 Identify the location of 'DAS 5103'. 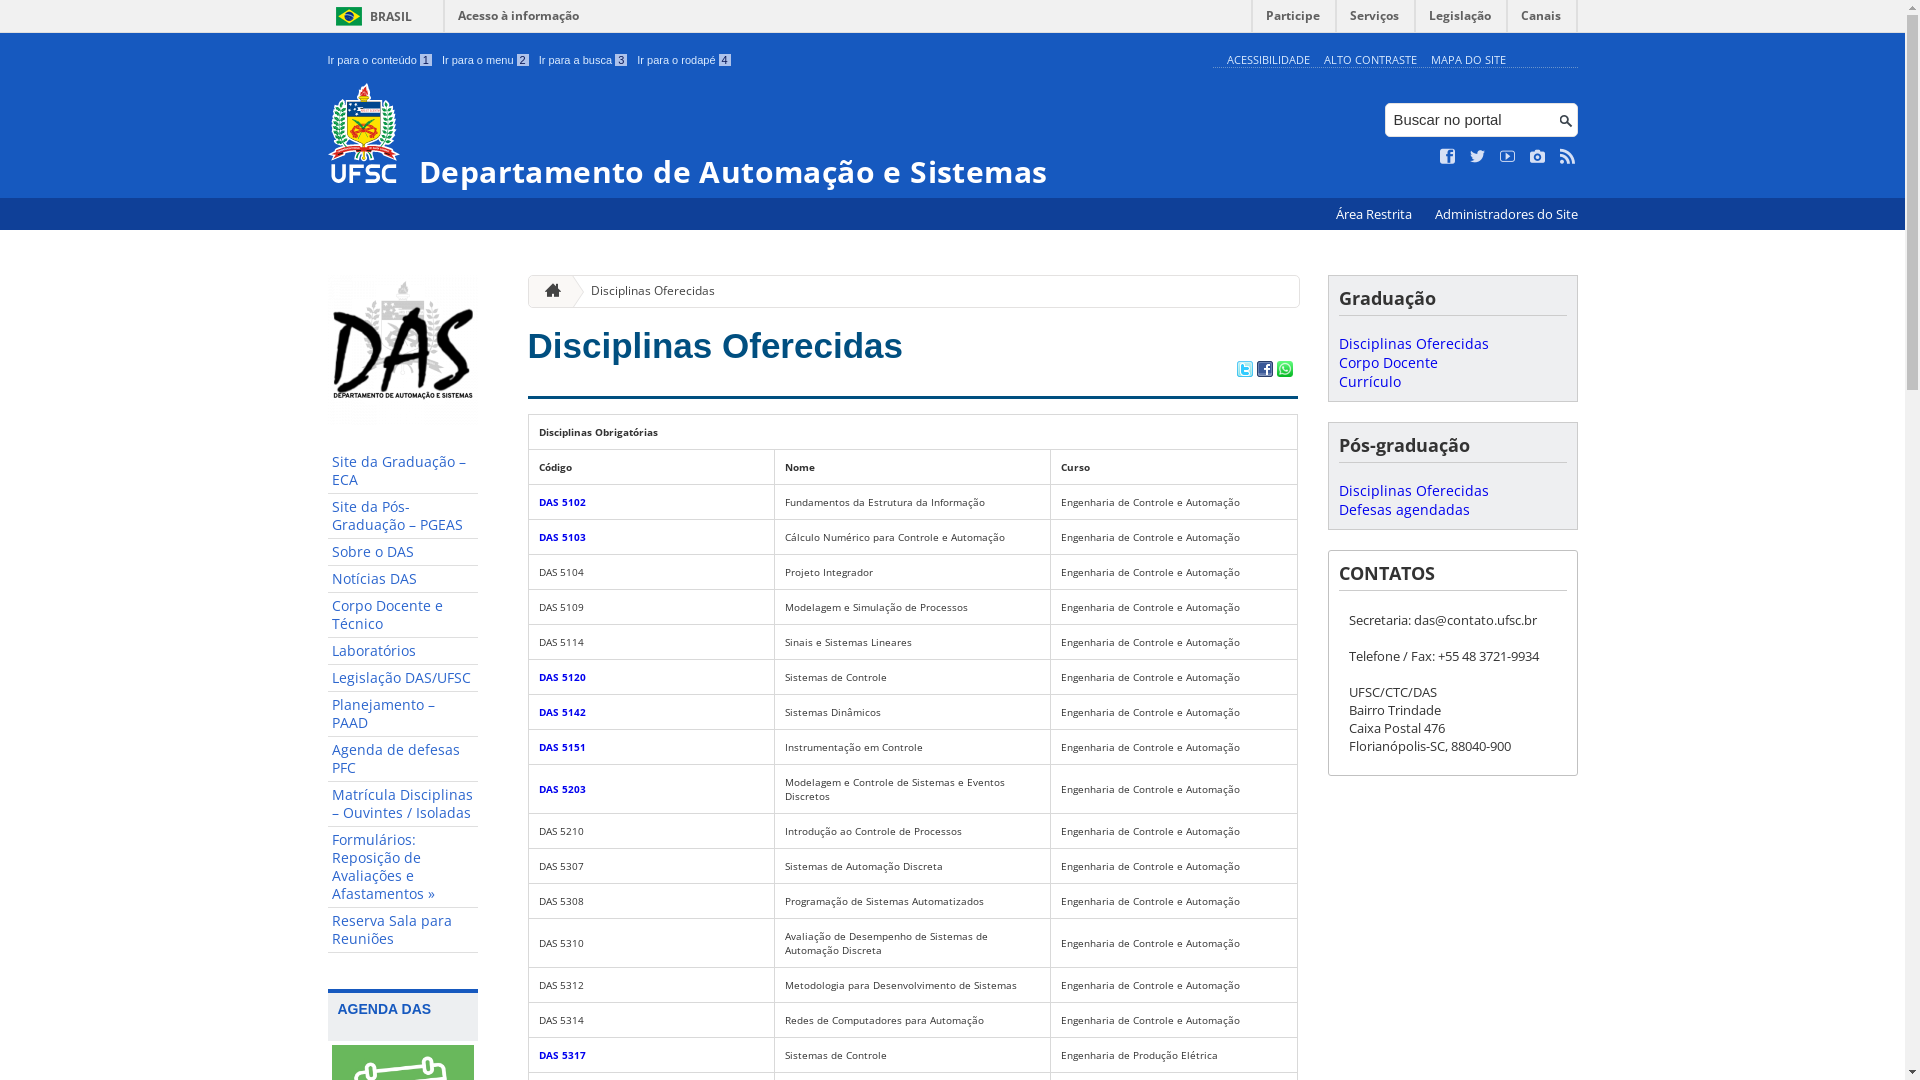
(560, 535).